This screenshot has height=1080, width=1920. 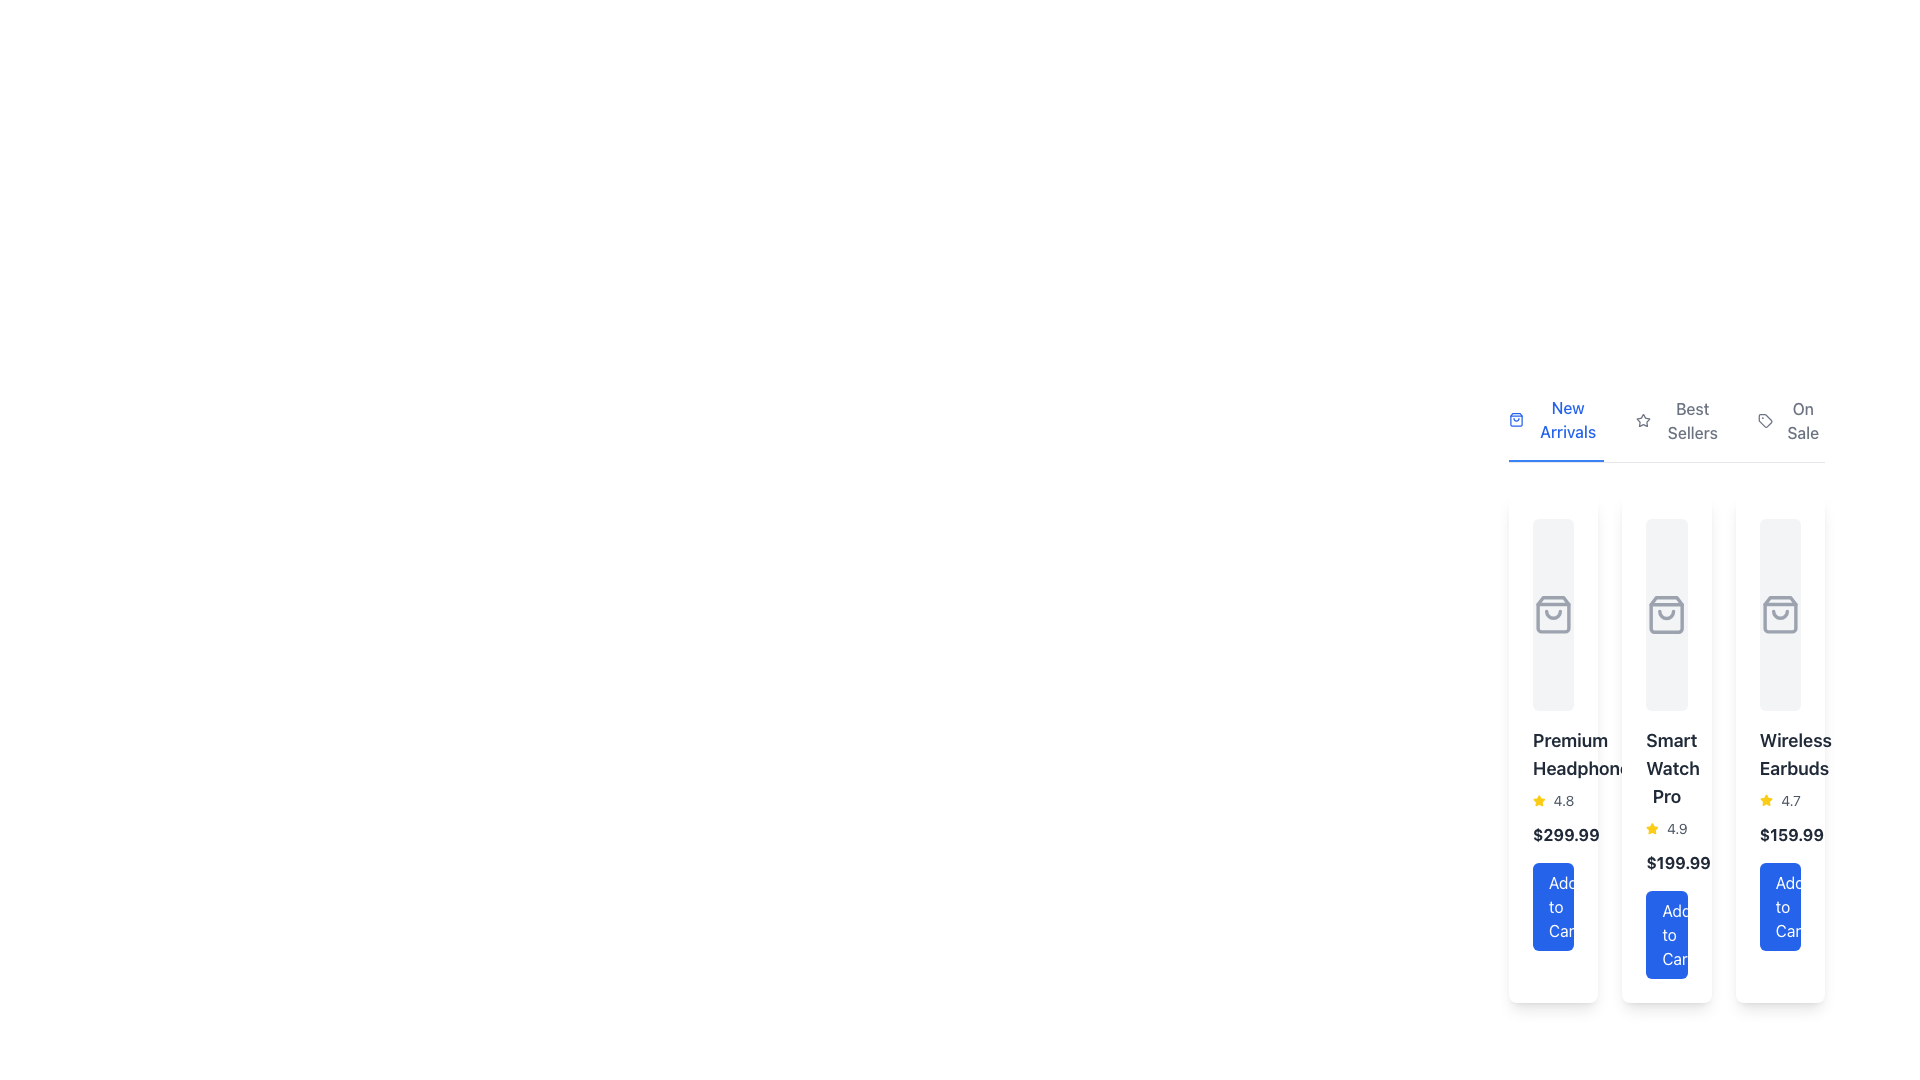 I want to click on the price display of '$159.99' located in the product card for 'Wireless Earbuds', which is styled in bold, dark gray text and positioned centrally above the 'Add to Cart' button, so click(x=1791, y=834).